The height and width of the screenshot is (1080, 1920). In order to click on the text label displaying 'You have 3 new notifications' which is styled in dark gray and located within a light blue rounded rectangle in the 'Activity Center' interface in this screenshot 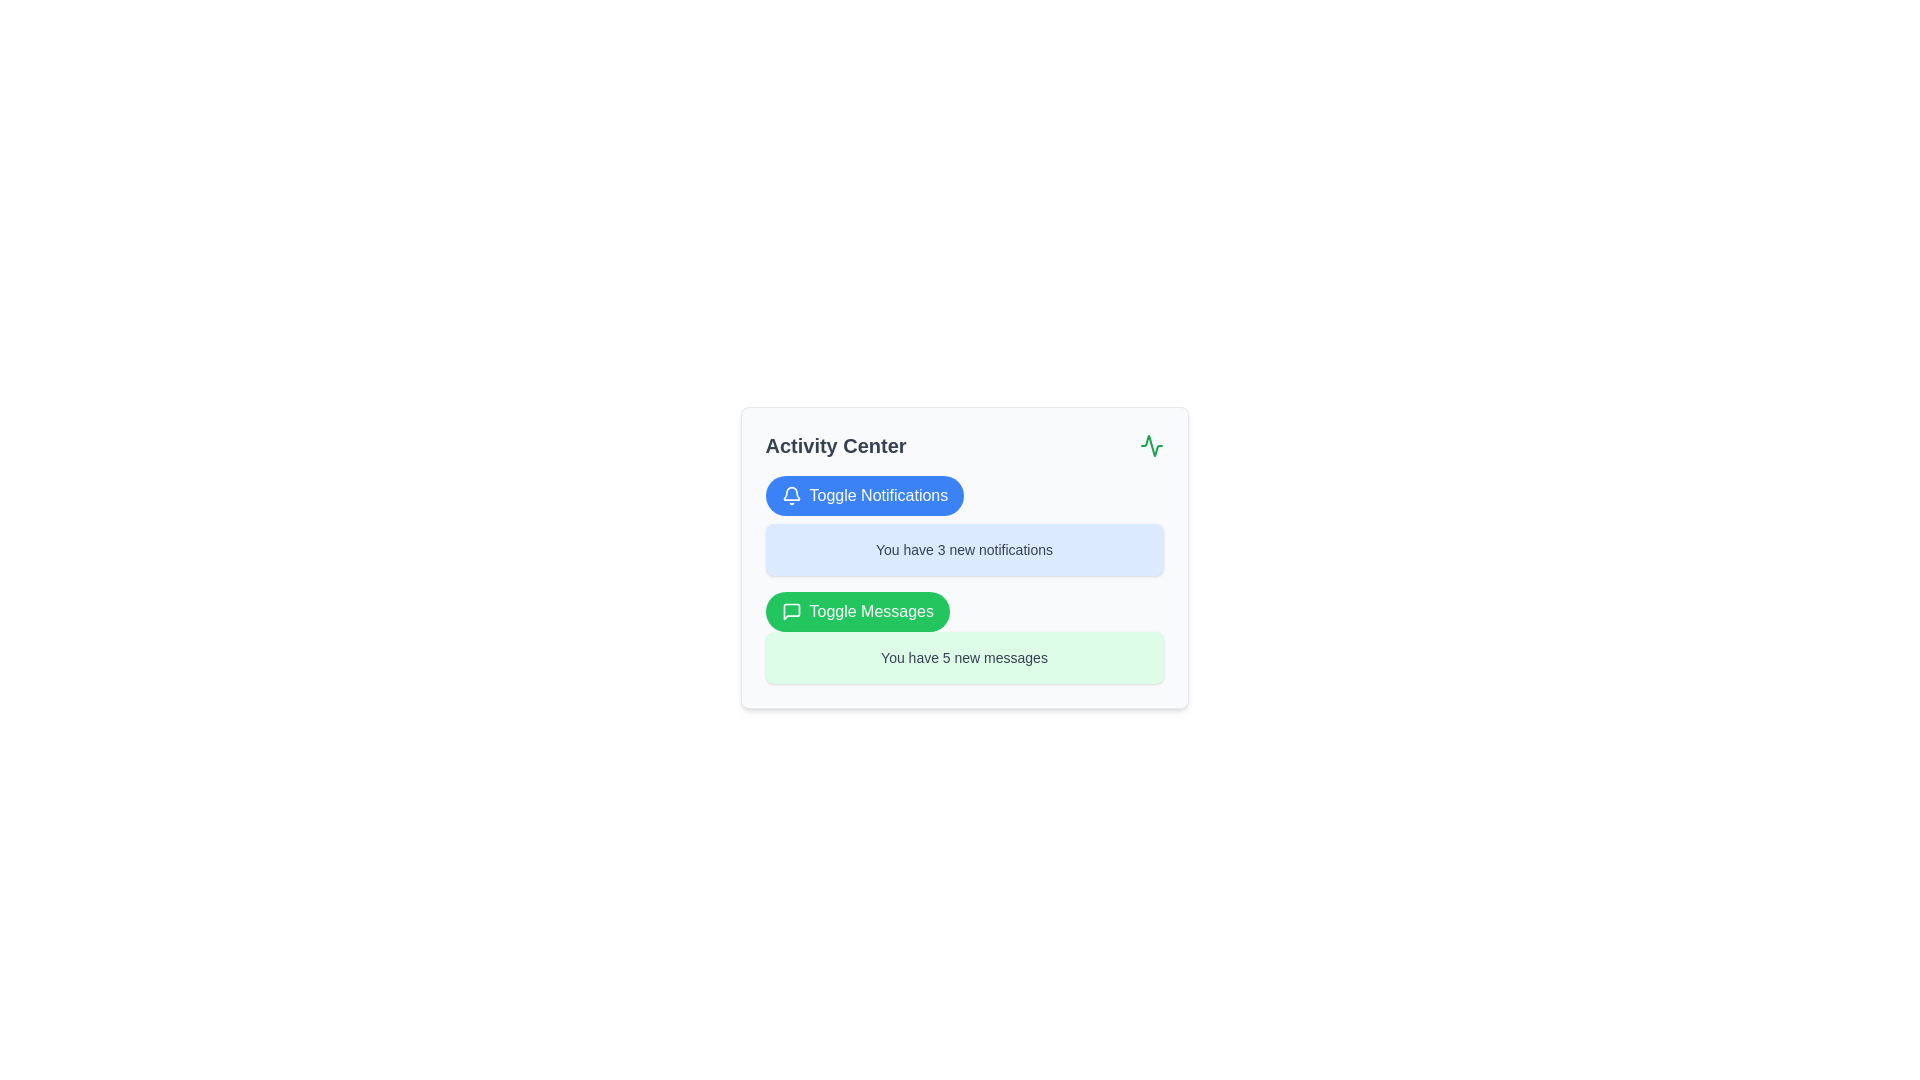, I will do `click(964, 550)`.